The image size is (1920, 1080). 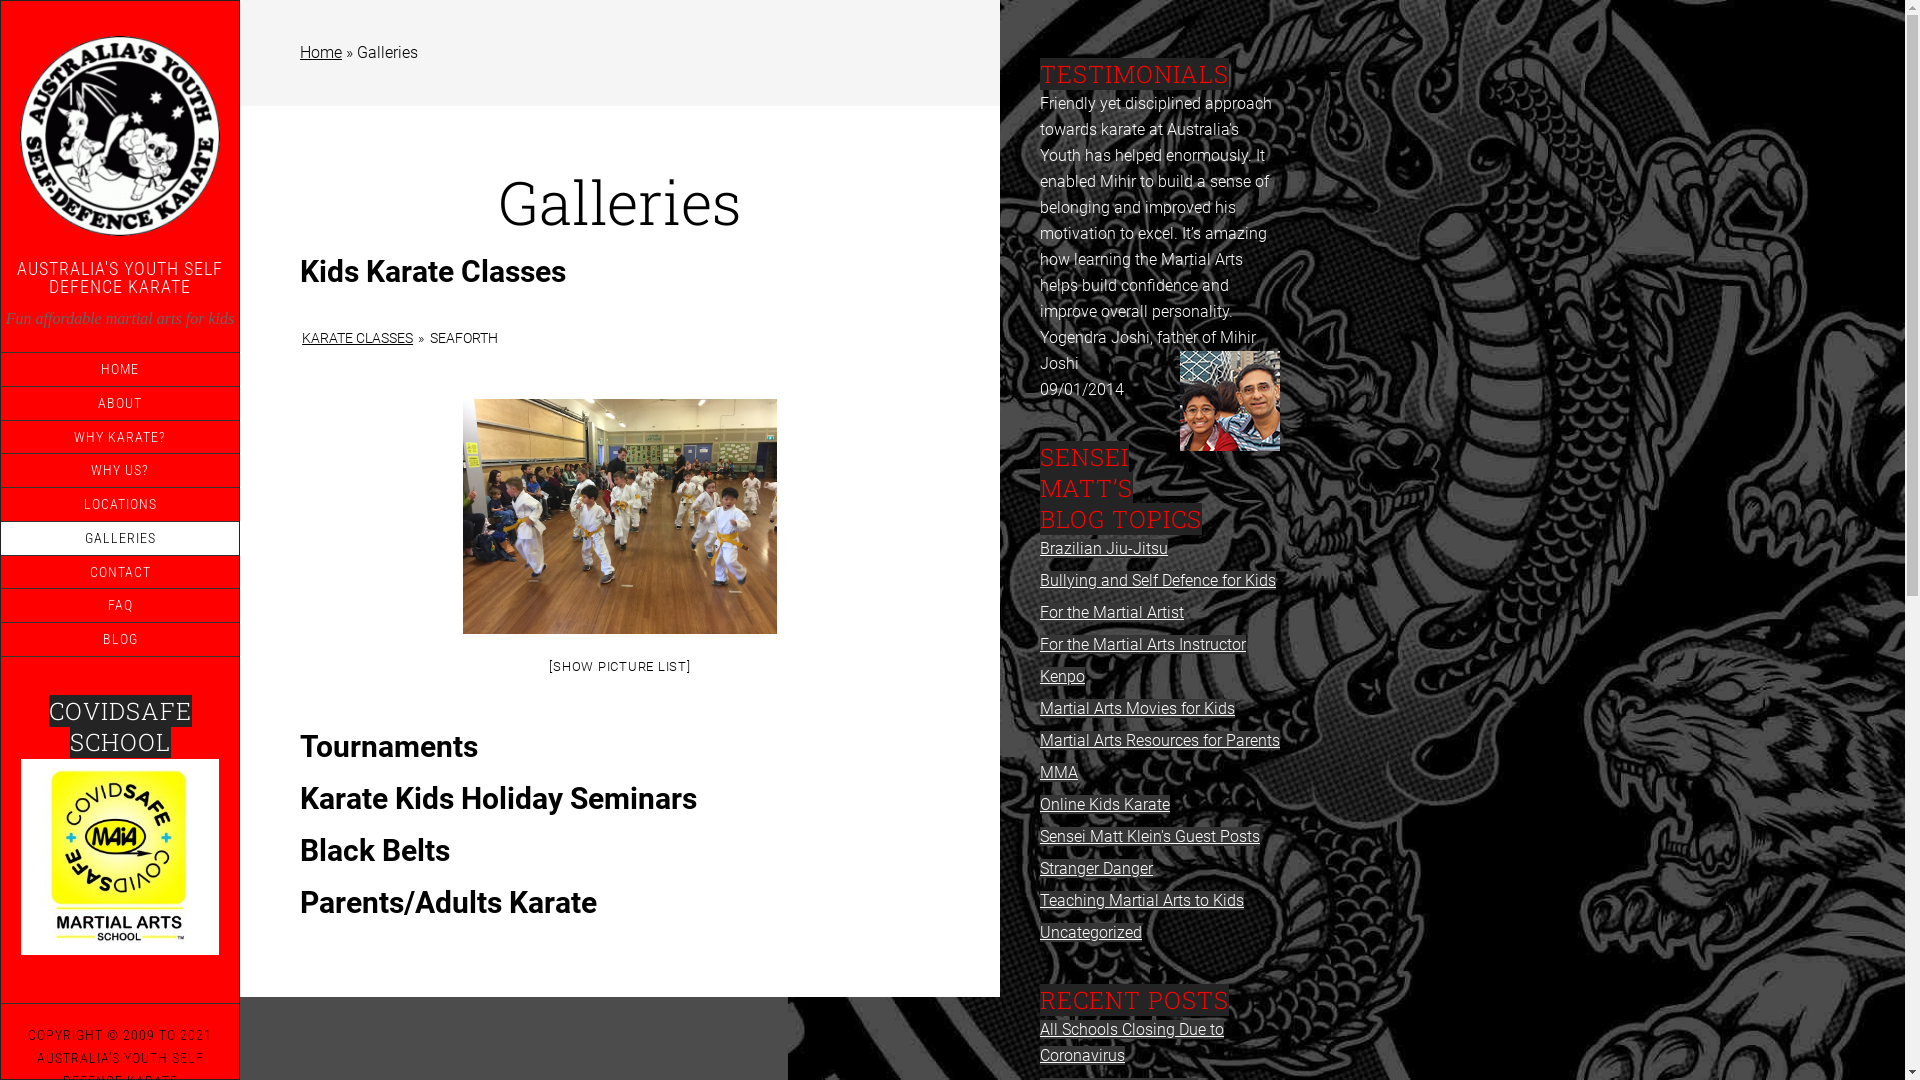 I want to click on 'GALLERIES', so click(x=119, y=537).